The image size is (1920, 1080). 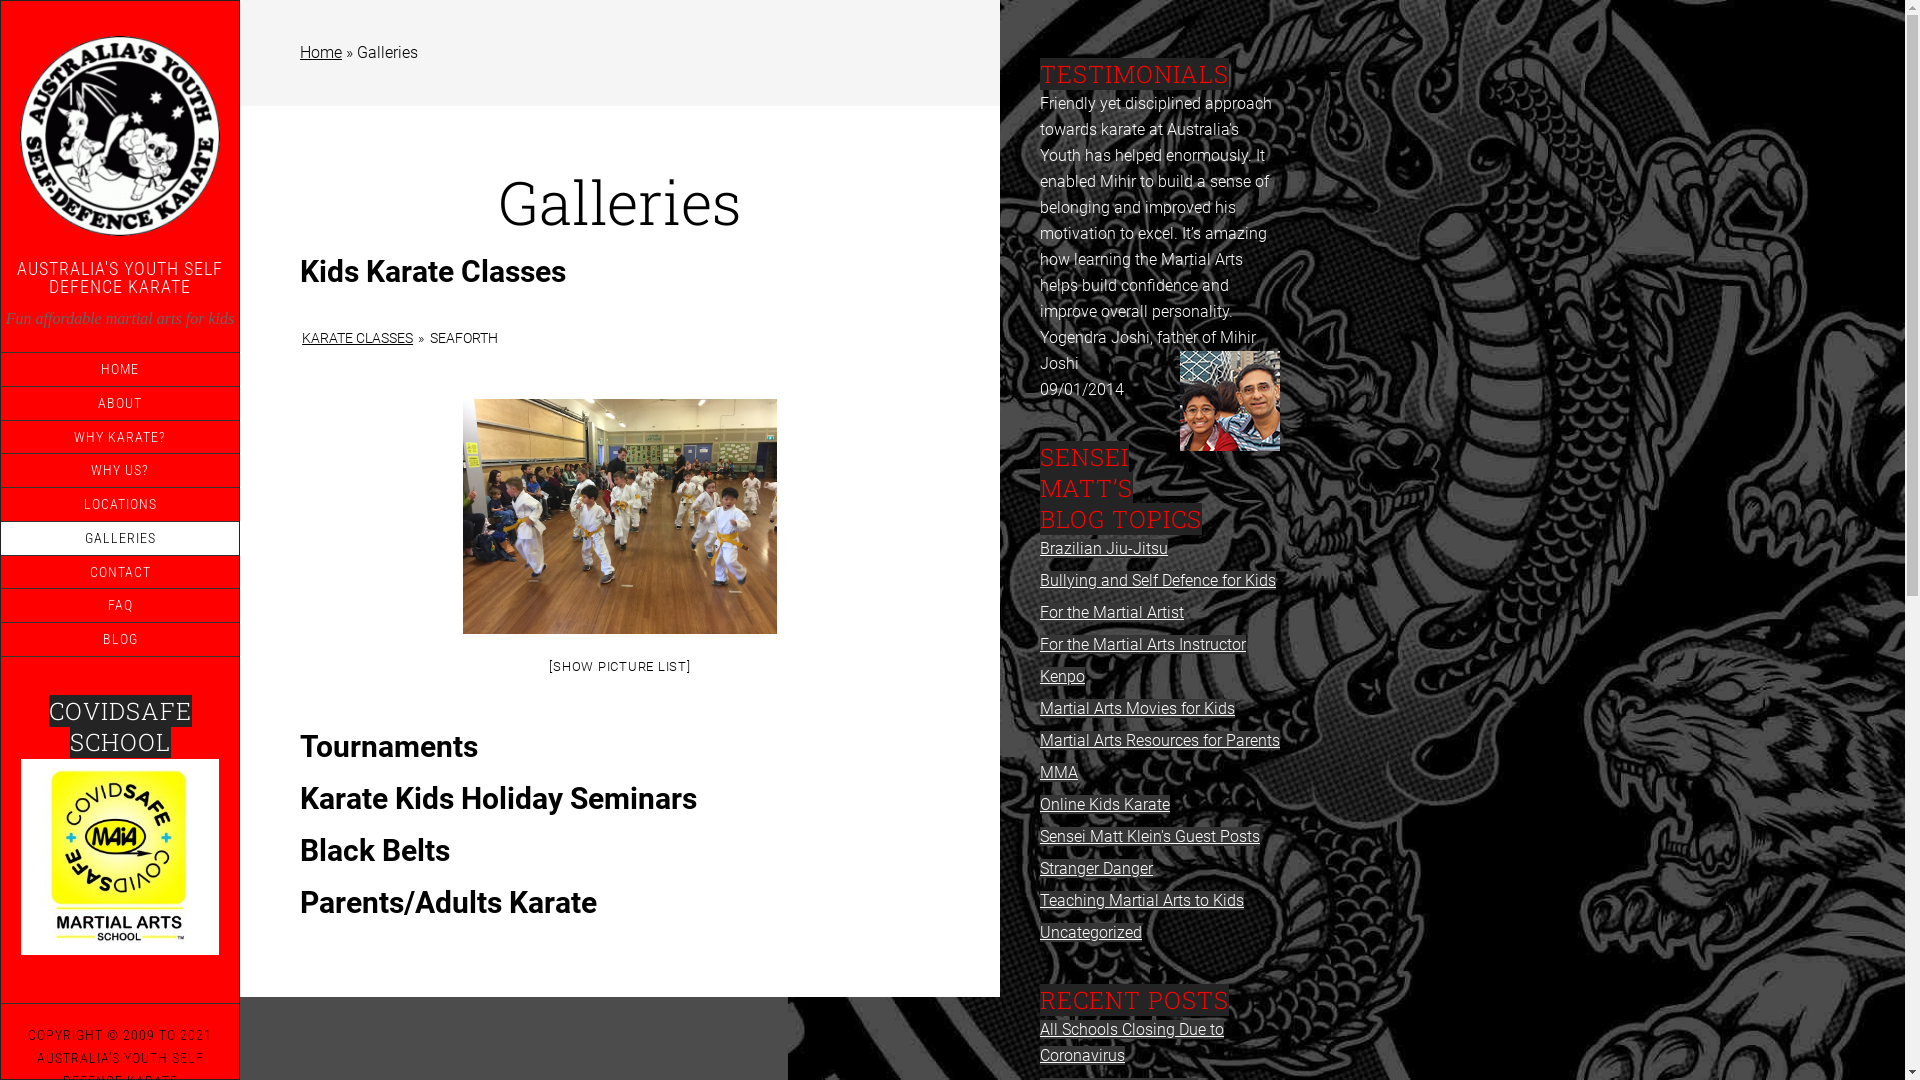 I want to click on 'GALLERIES', so click(x=119, y=537).